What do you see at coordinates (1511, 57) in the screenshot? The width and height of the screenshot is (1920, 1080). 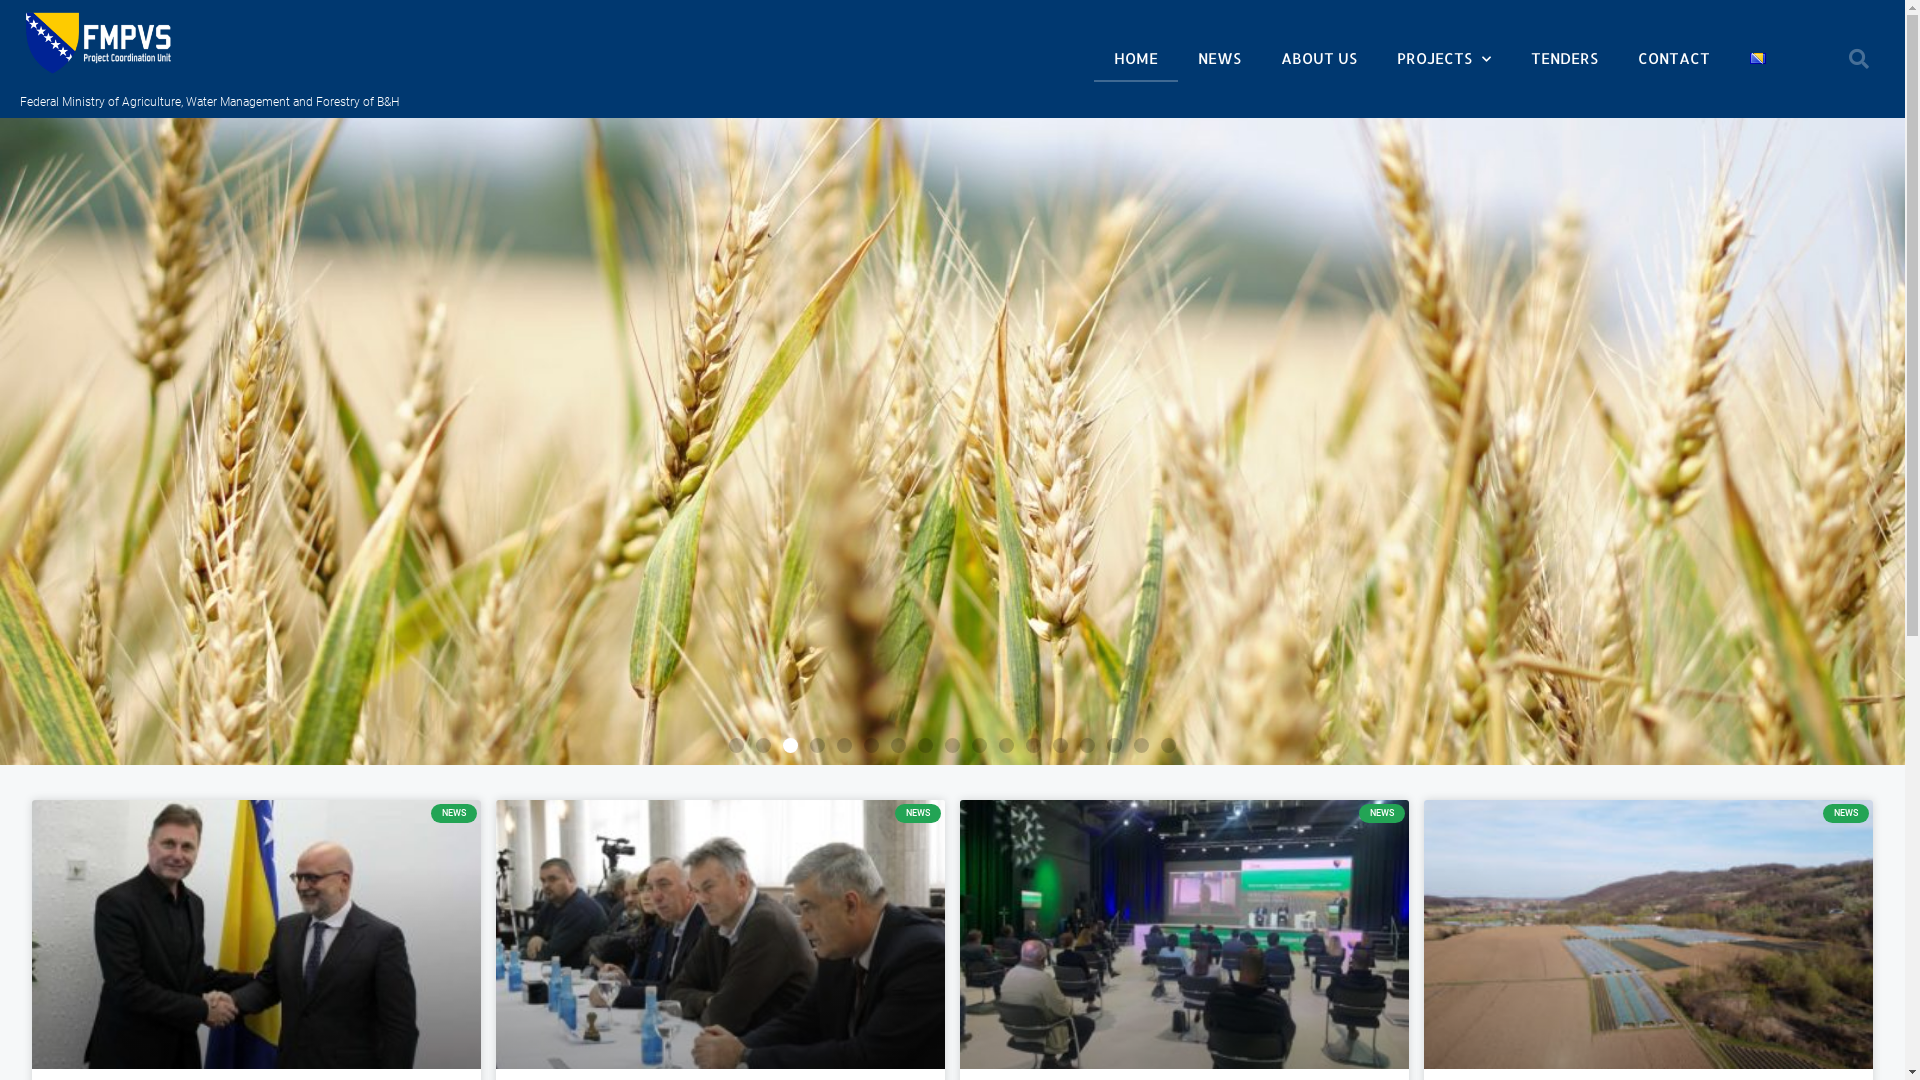 I see `'TENDERS'` at bounding box center [1511, 57].